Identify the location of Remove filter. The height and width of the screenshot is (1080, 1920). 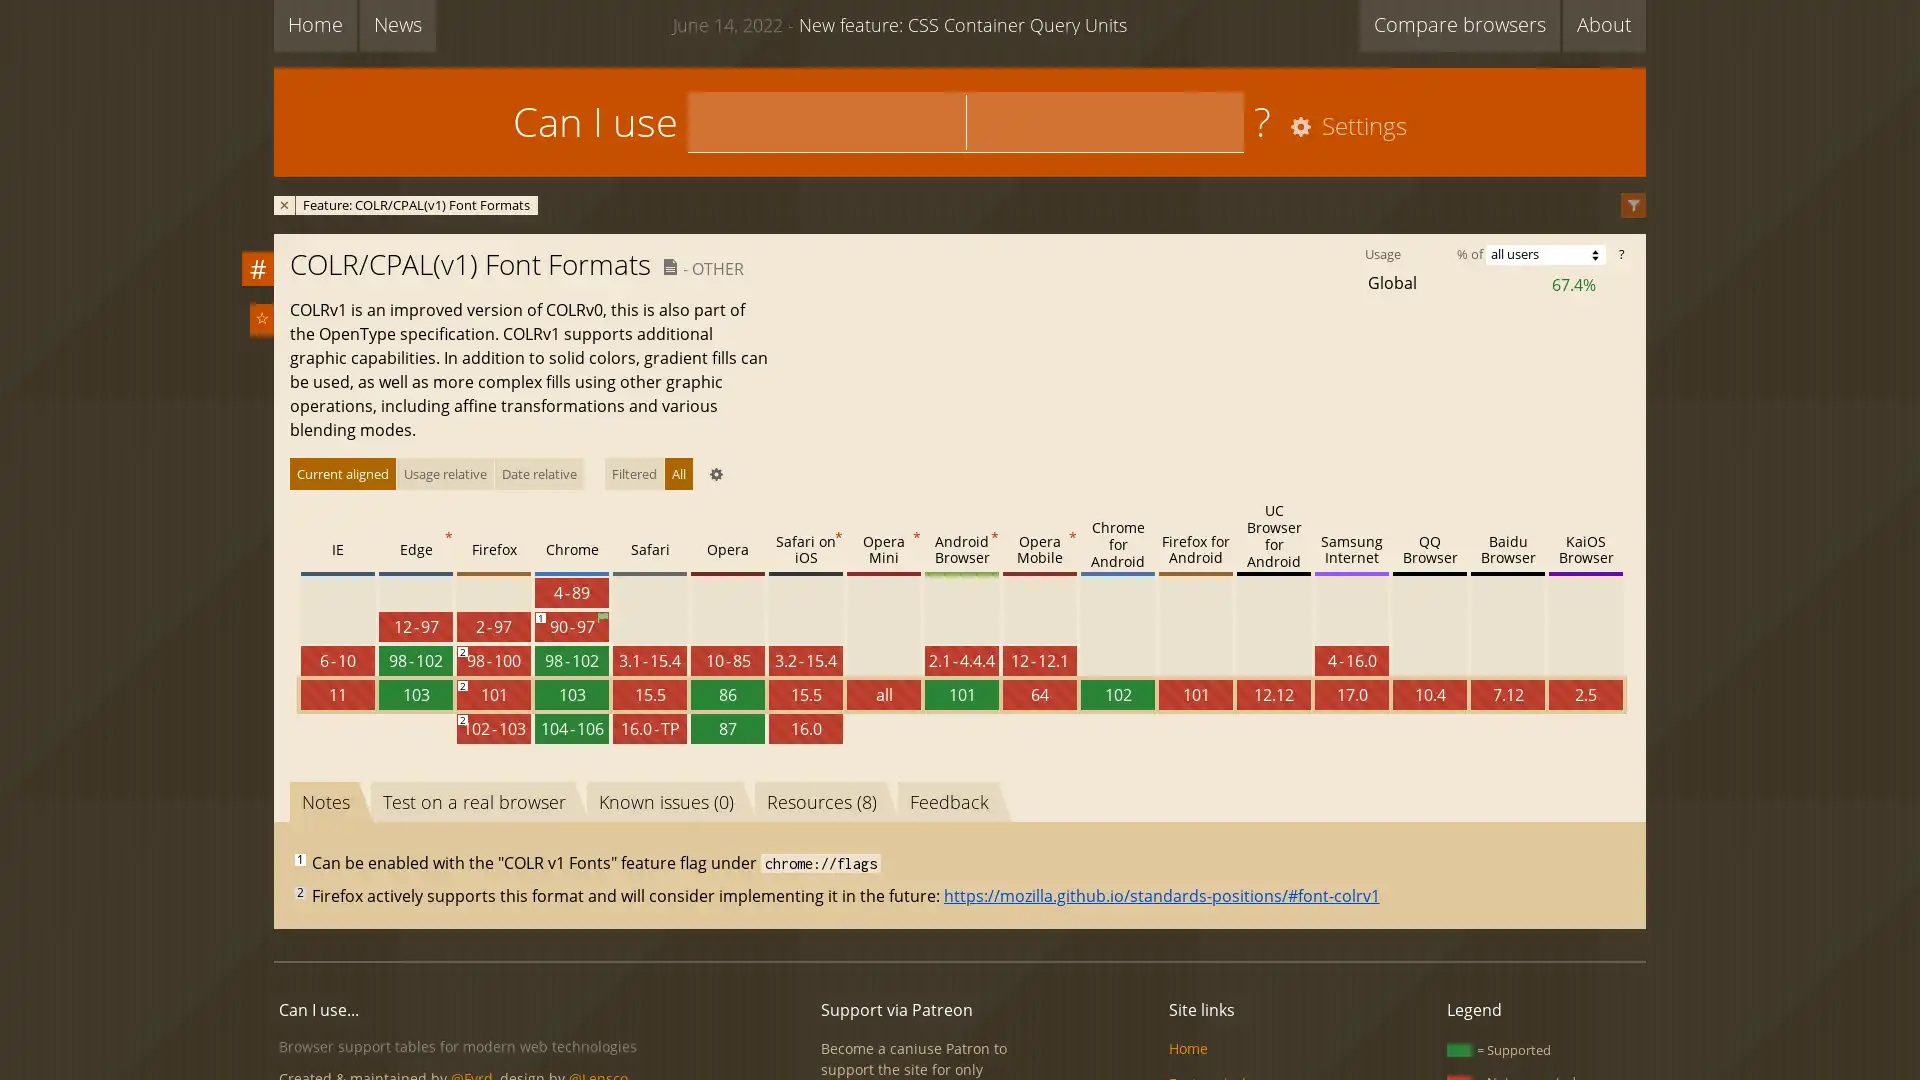
(283, 204).